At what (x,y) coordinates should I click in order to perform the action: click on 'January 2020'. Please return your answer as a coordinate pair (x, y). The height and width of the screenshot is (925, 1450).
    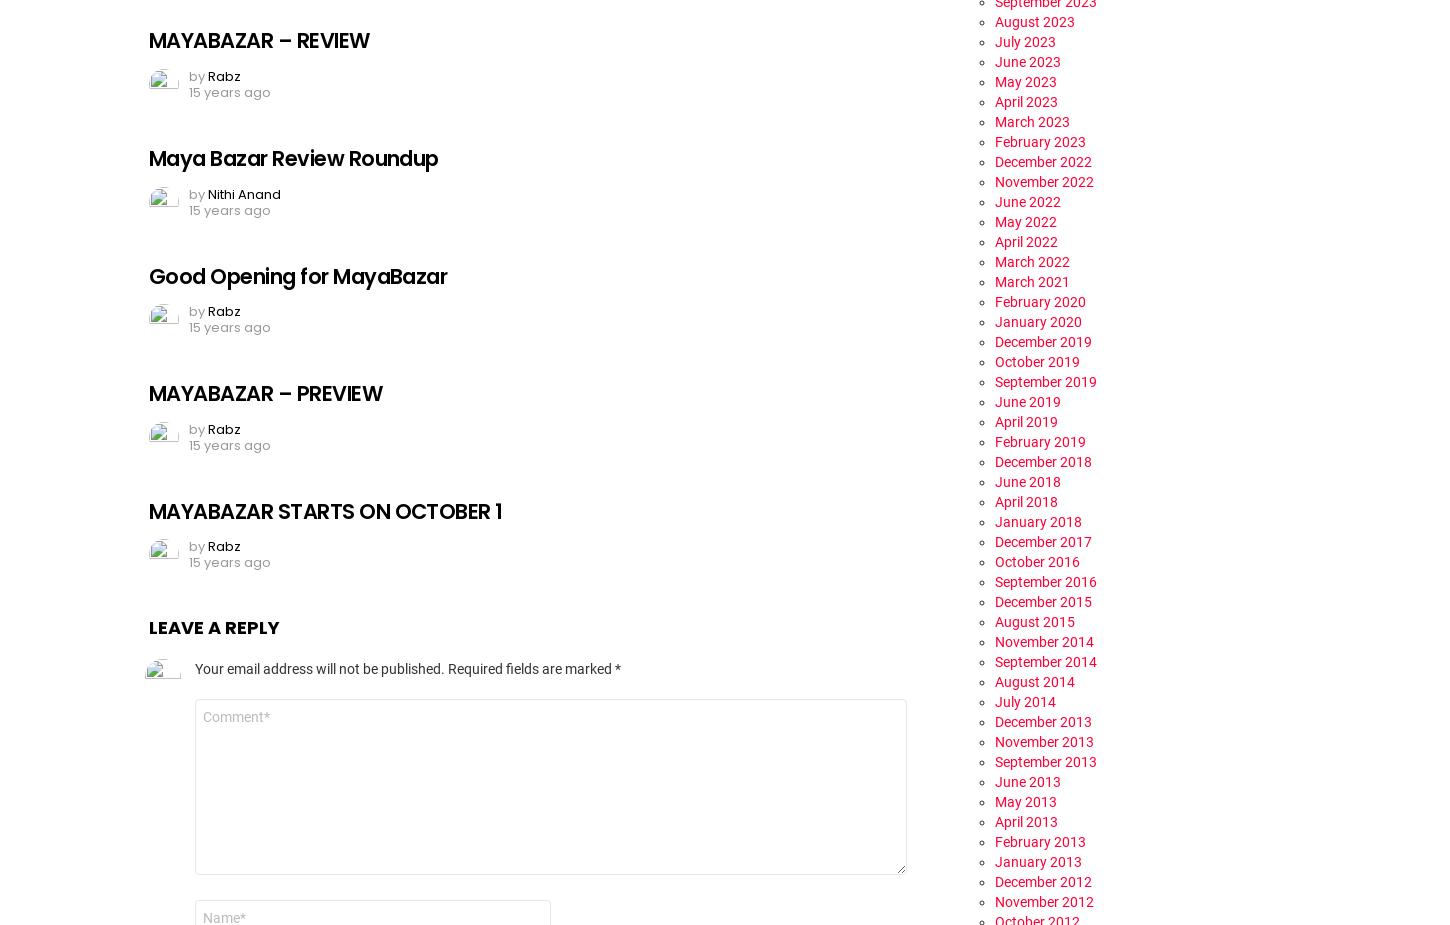
    Looking at the image, I should click on (1038, 319).